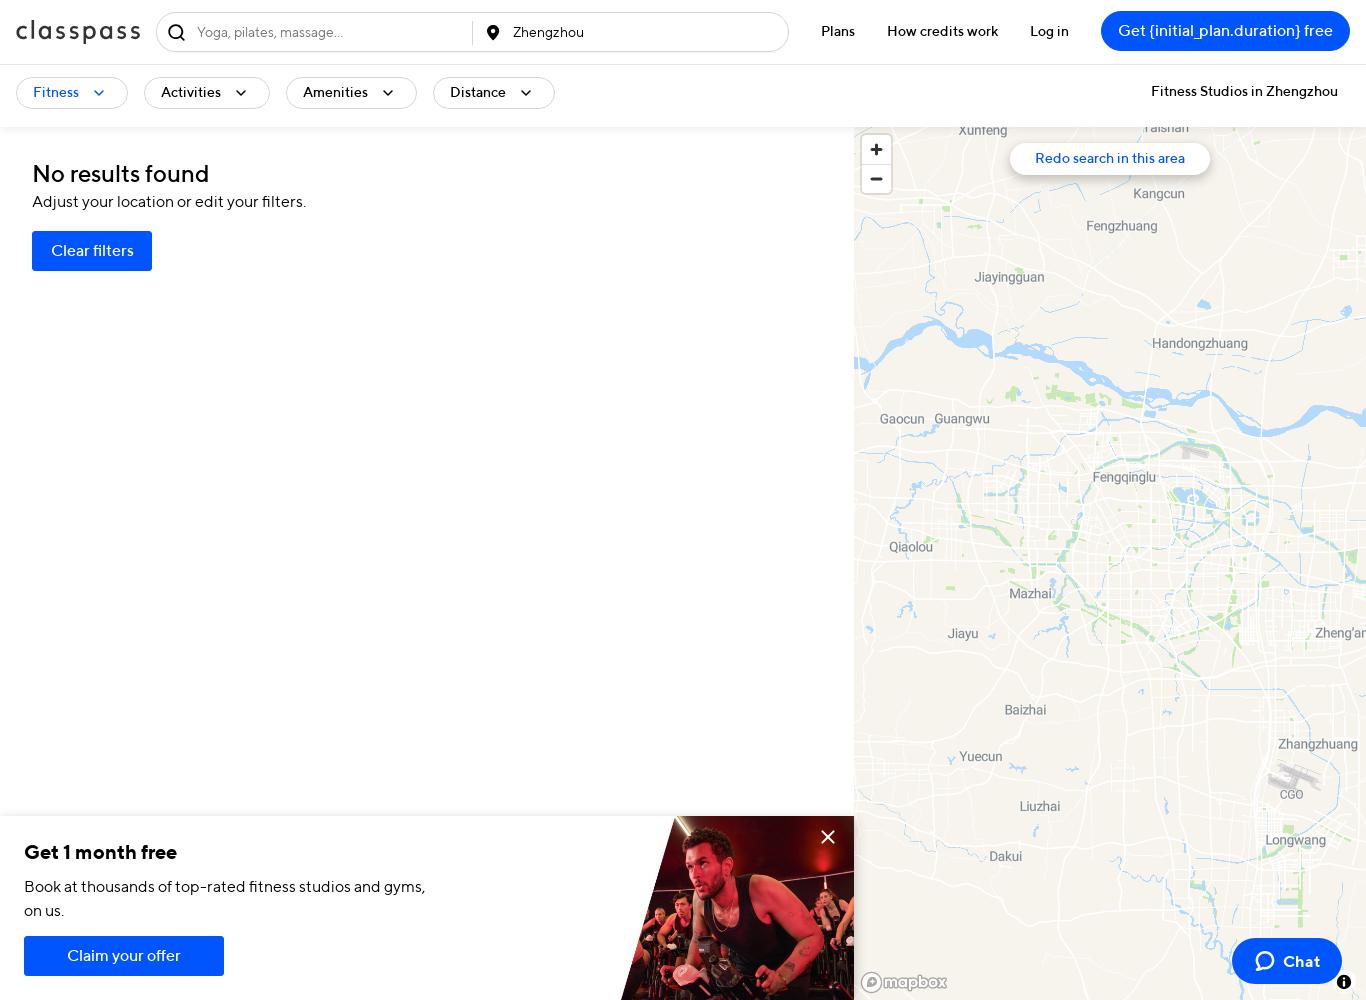 The image size is (1366, 1000). I want to click on 'Activities', so click(160, 92).